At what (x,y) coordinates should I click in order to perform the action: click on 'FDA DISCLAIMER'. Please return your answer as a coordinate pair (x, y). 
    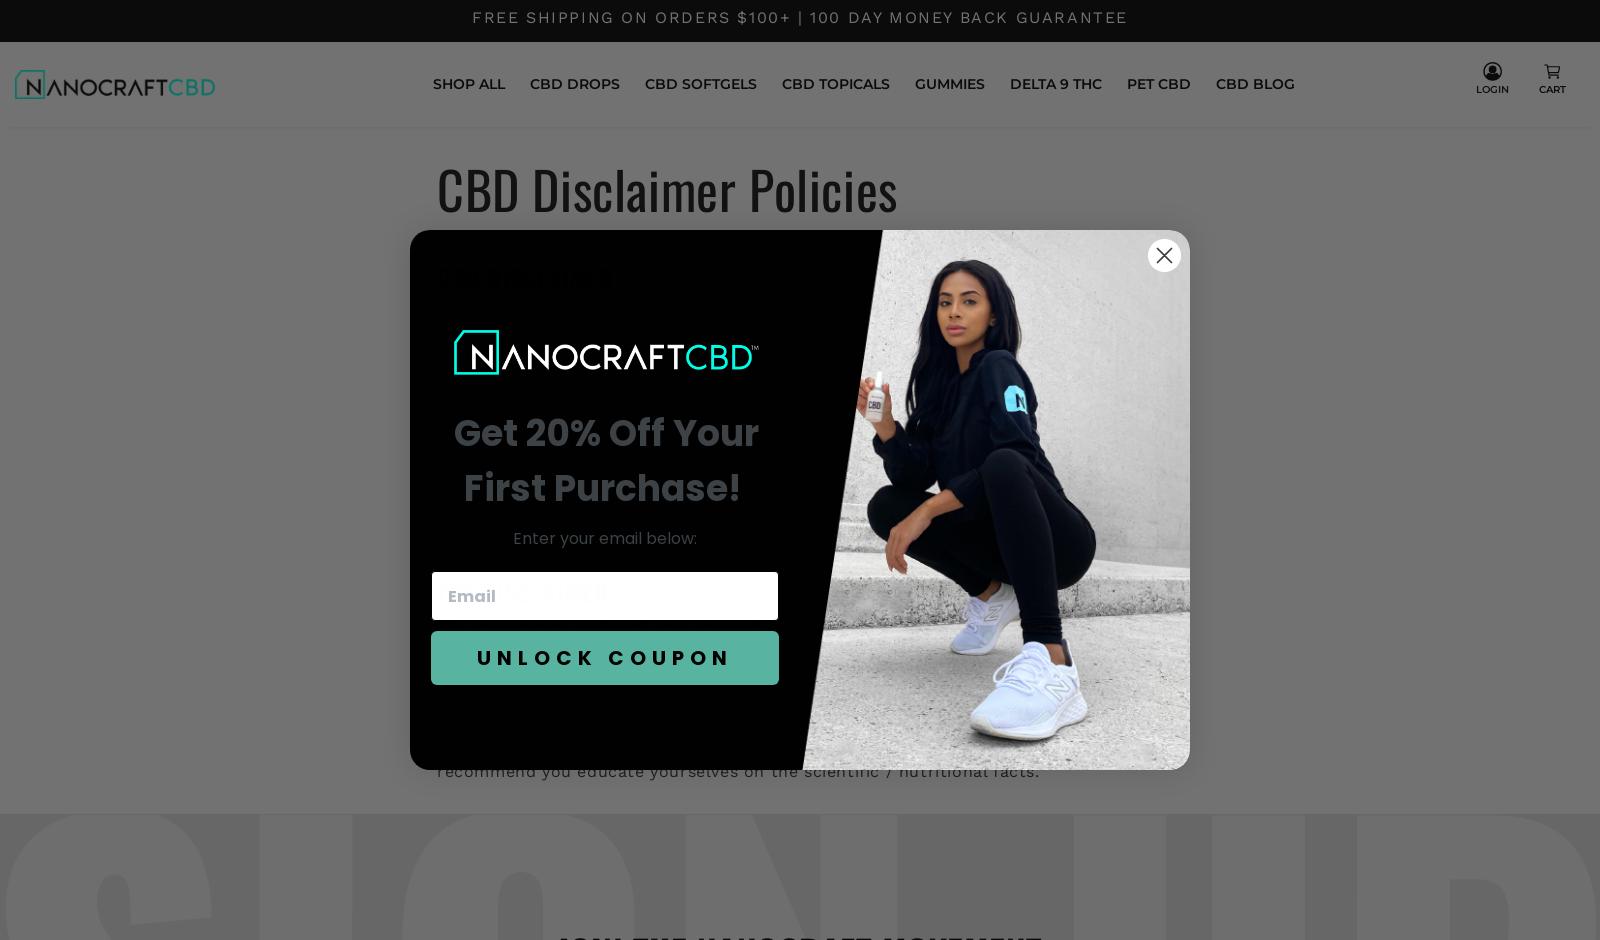
    Looking at the image, I should click on (521, 591).